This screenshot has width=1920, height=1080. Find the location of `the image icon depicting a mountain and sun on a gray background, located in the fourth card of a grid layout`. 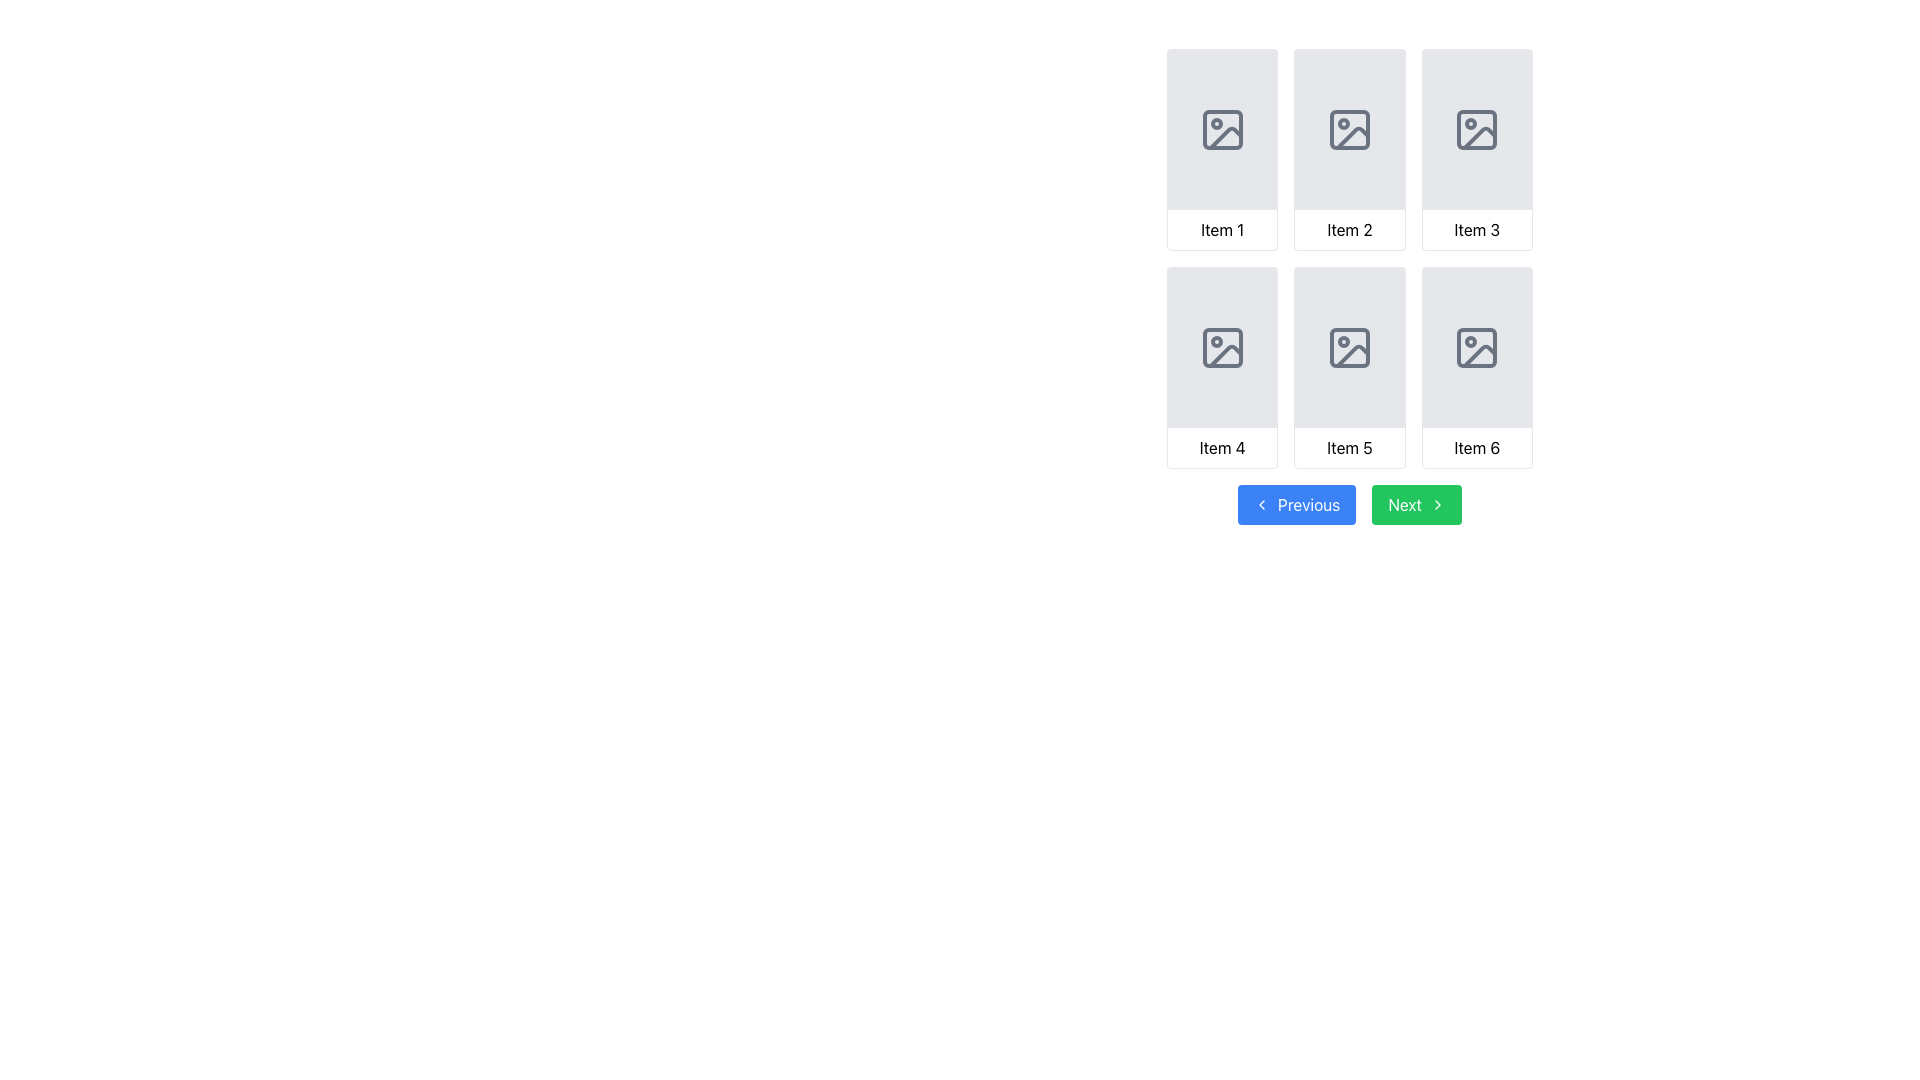

the image icon depicting a mountain and sun on a gray background, located in the fourth card of a grid layout is located at coordinates (1221, 346).